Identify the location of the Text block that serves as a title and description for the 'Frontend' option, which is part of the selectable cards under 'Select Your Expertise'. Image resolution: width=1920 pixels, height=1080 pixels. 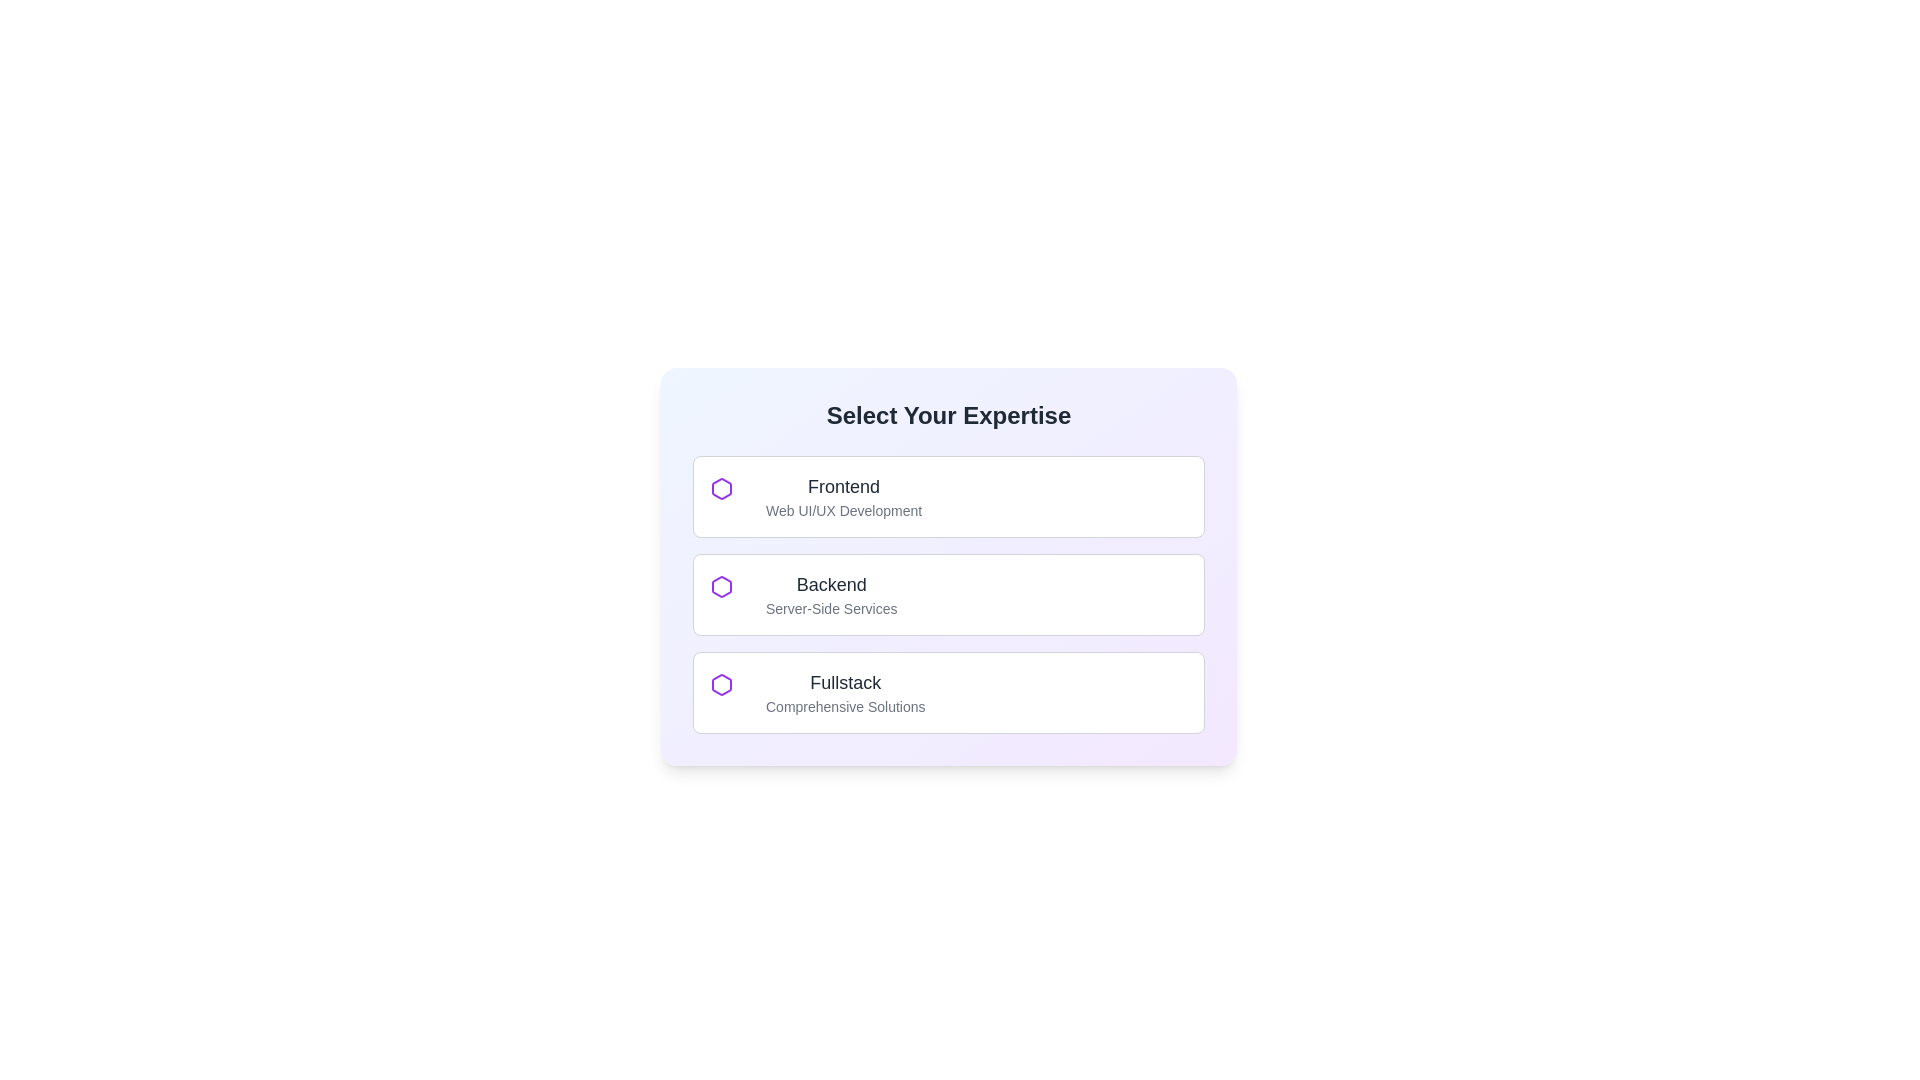
(844, 496).